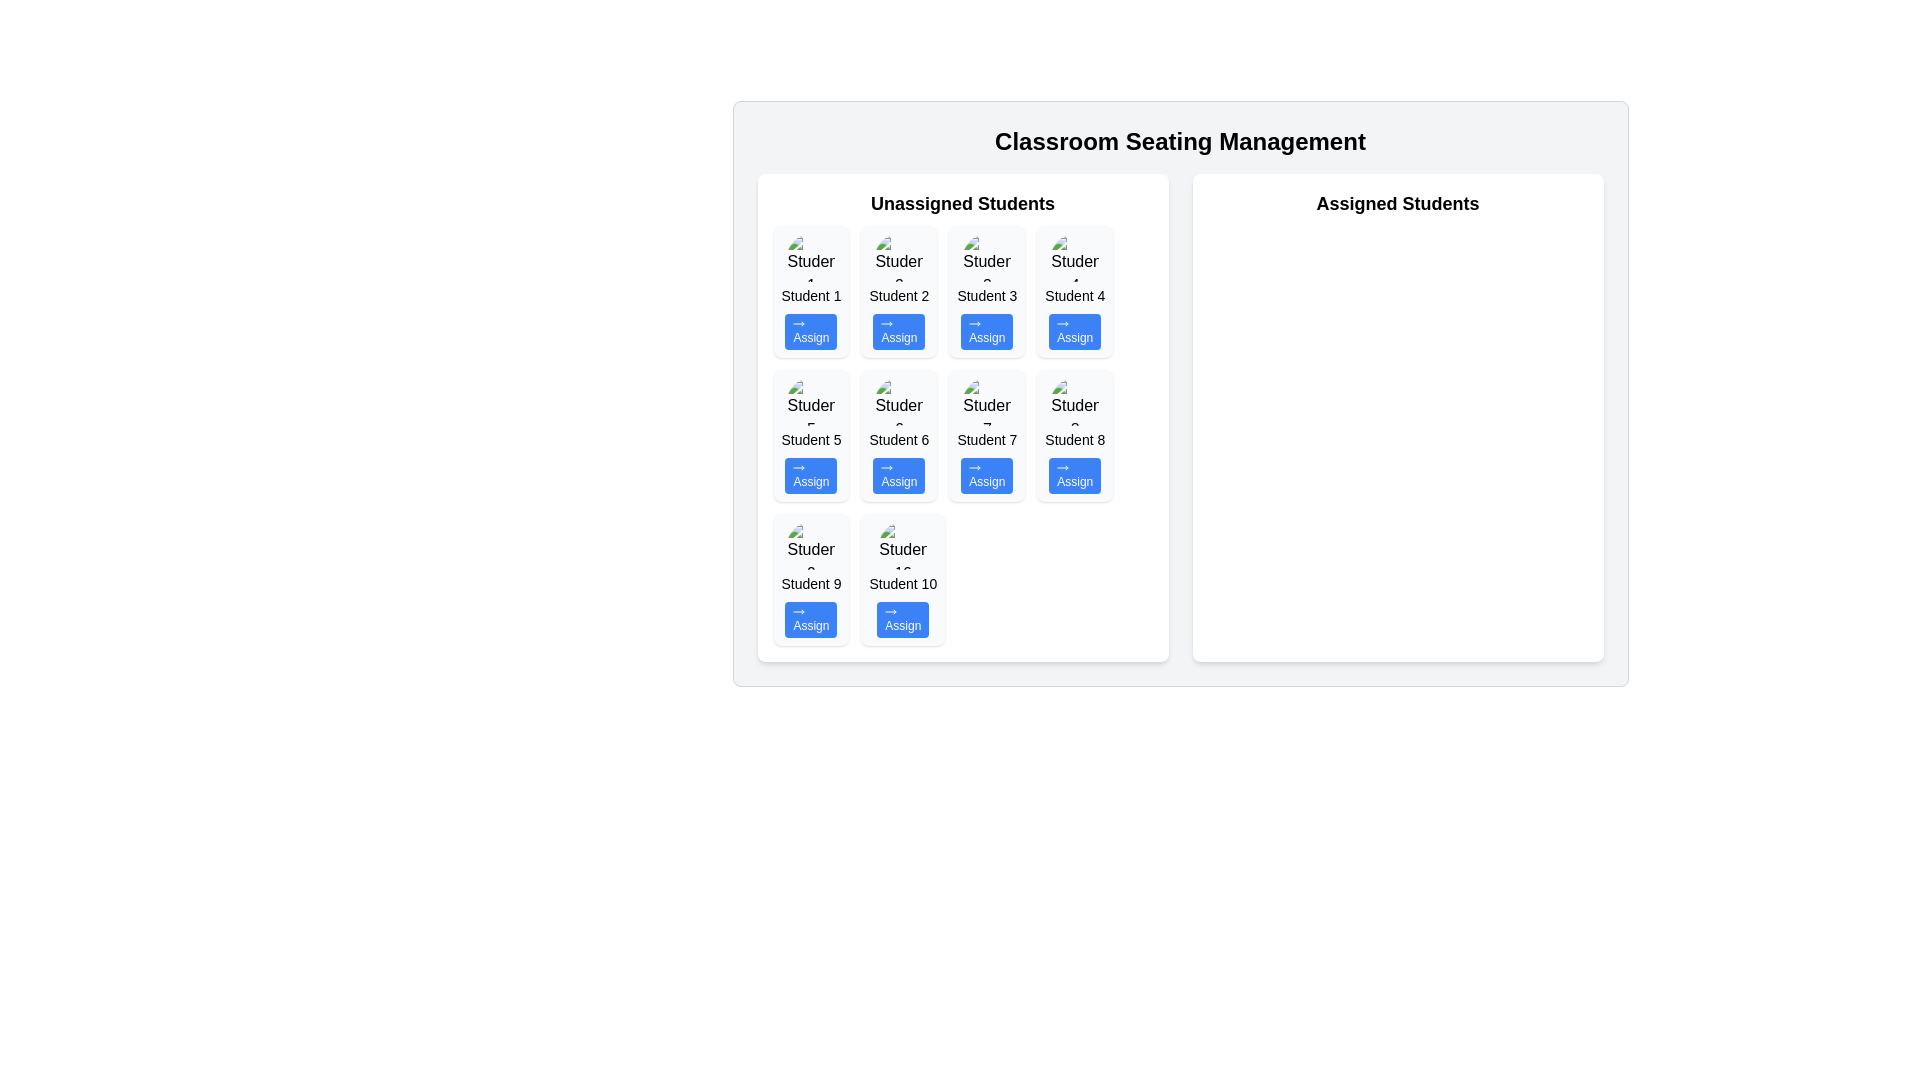 This screenshot has width=1920, height=1080. I want to click on the Avatar image representing 'Student 1', which is located in the top-left corner of the 'Unassigned Students' section, so click(811, 257).